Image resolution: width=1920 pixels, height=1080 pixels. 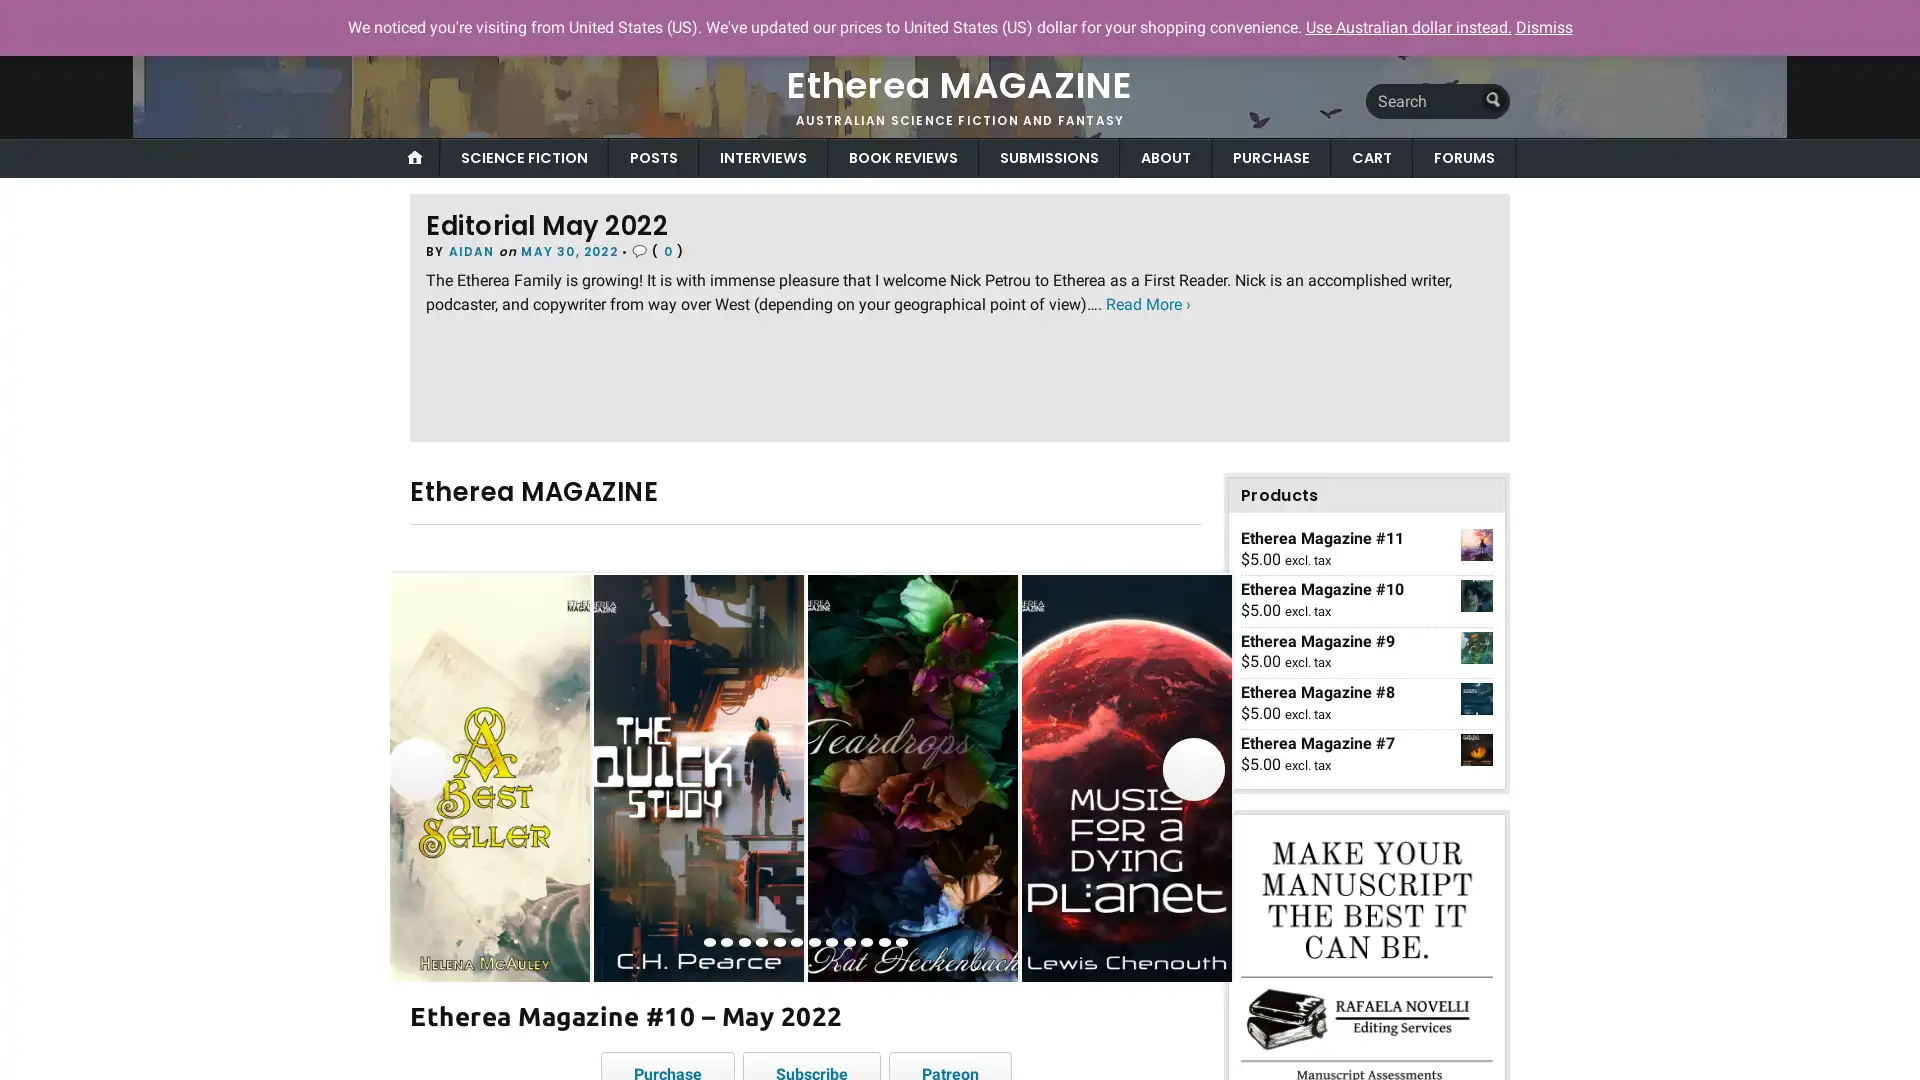 I want to click on Submit, so click(x=1493, y=100).